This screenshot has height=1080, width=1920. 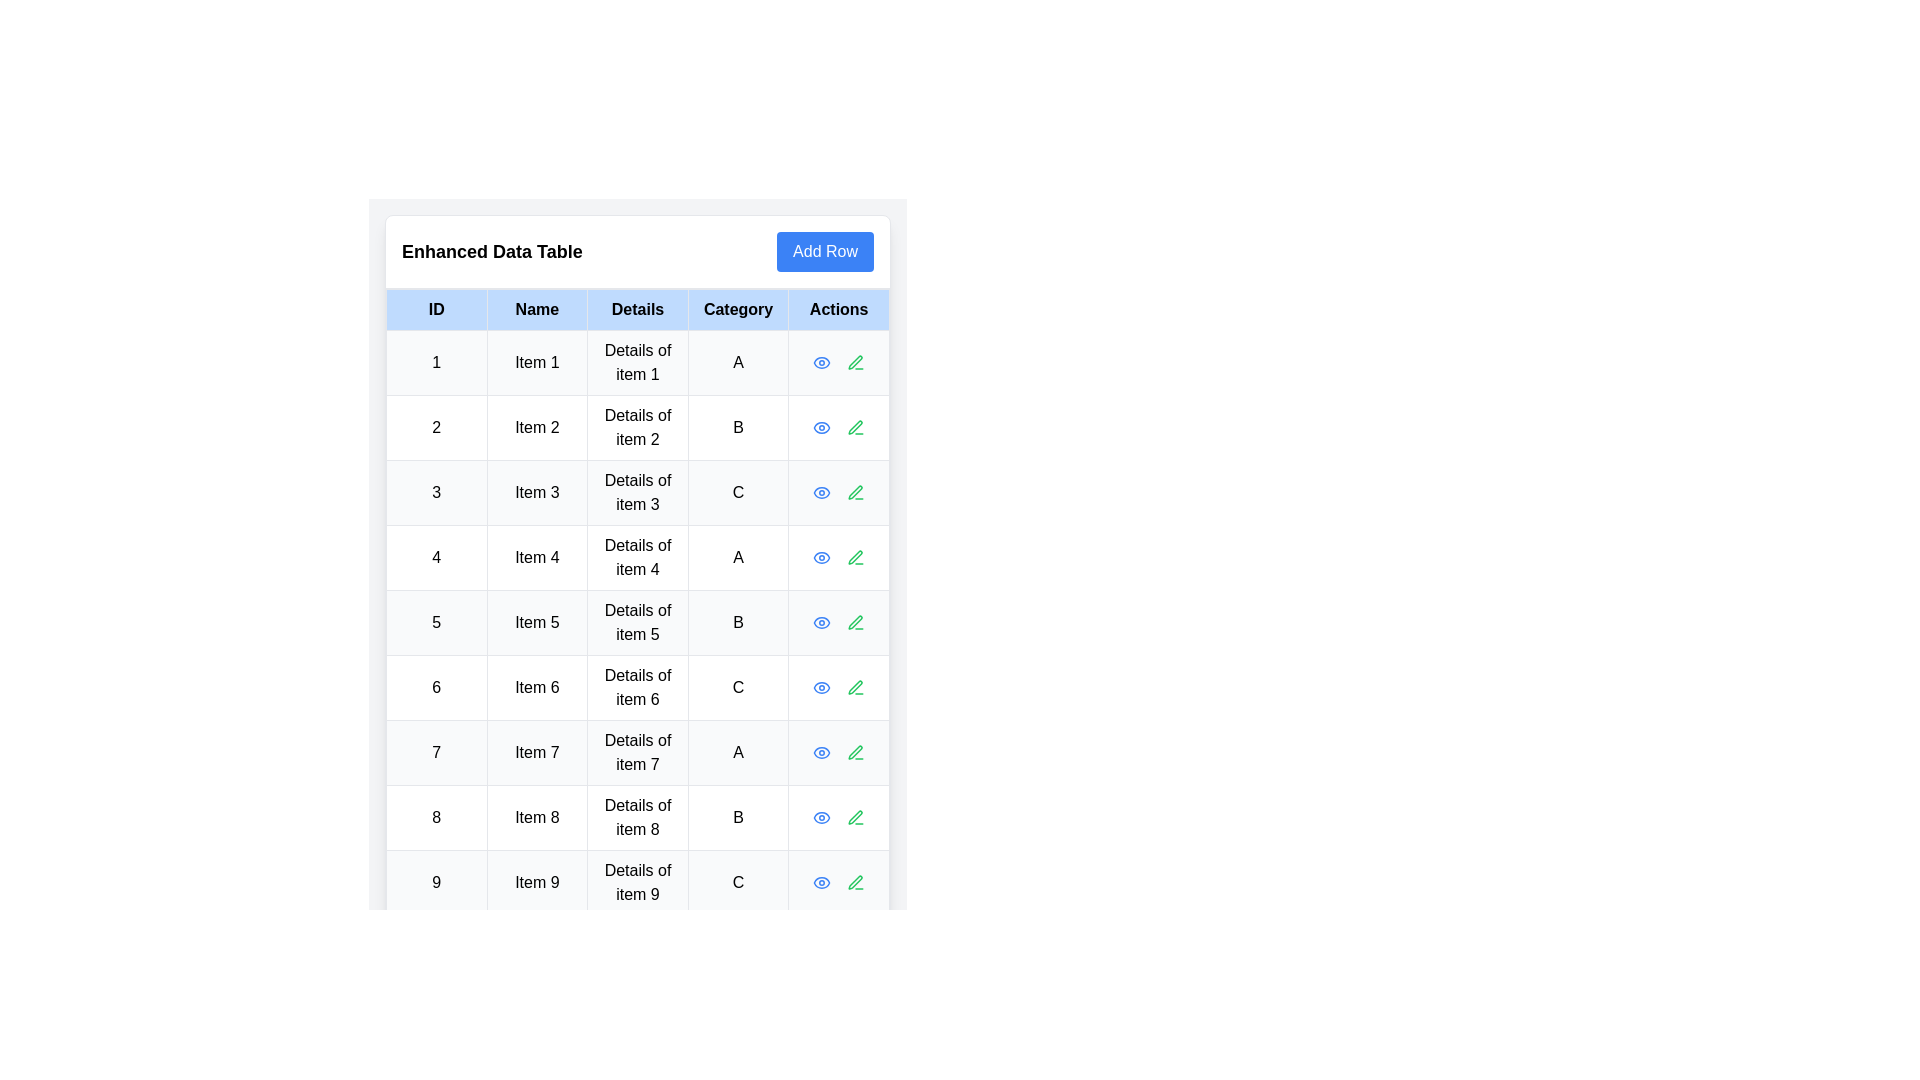 What do you see at coordinates (856, 882) in the screenshot?
I see `the green pen icon button in the Actions column corresponding to Item 9` at bounding box center [856, 882].